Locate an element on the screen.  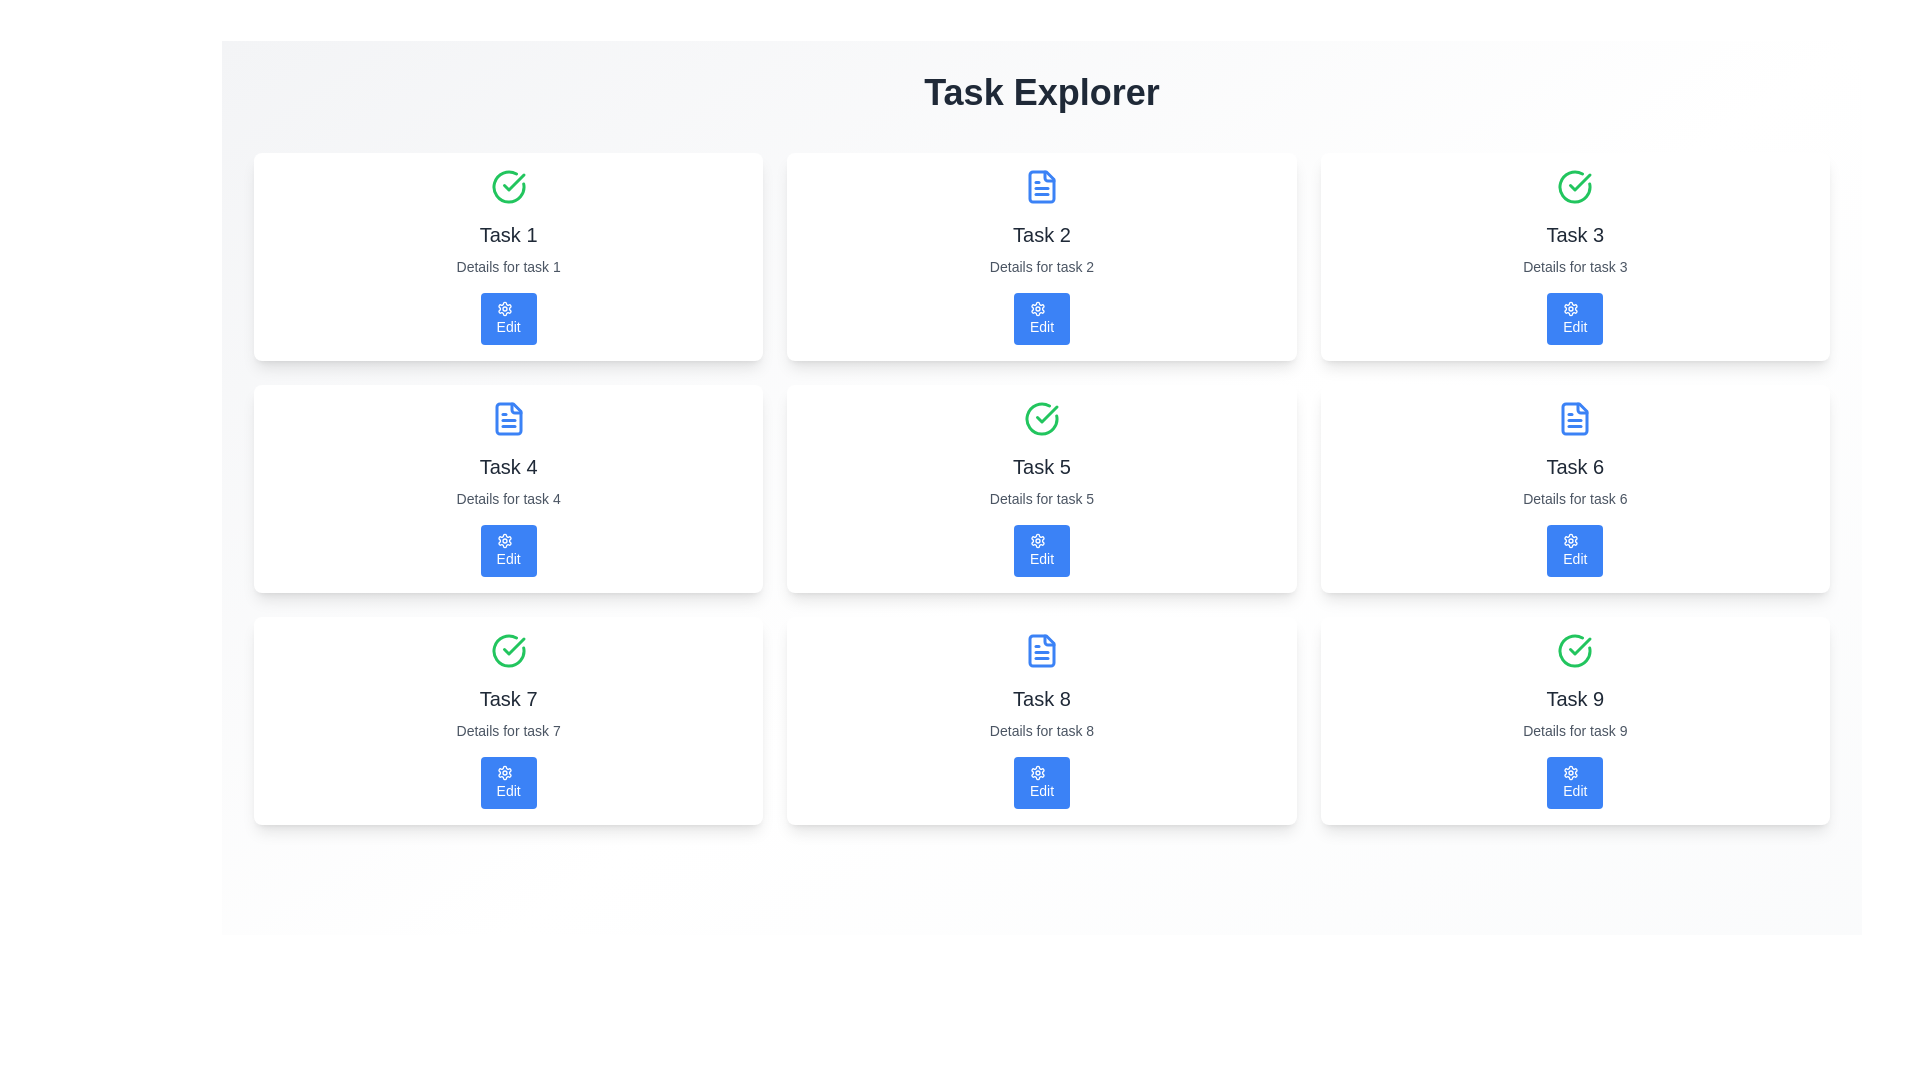
the text label that serves as the title for the task card, identifying the task as 'Task 6', located in the second row, third column of the layout grid is located at coordinates (1574, 466).